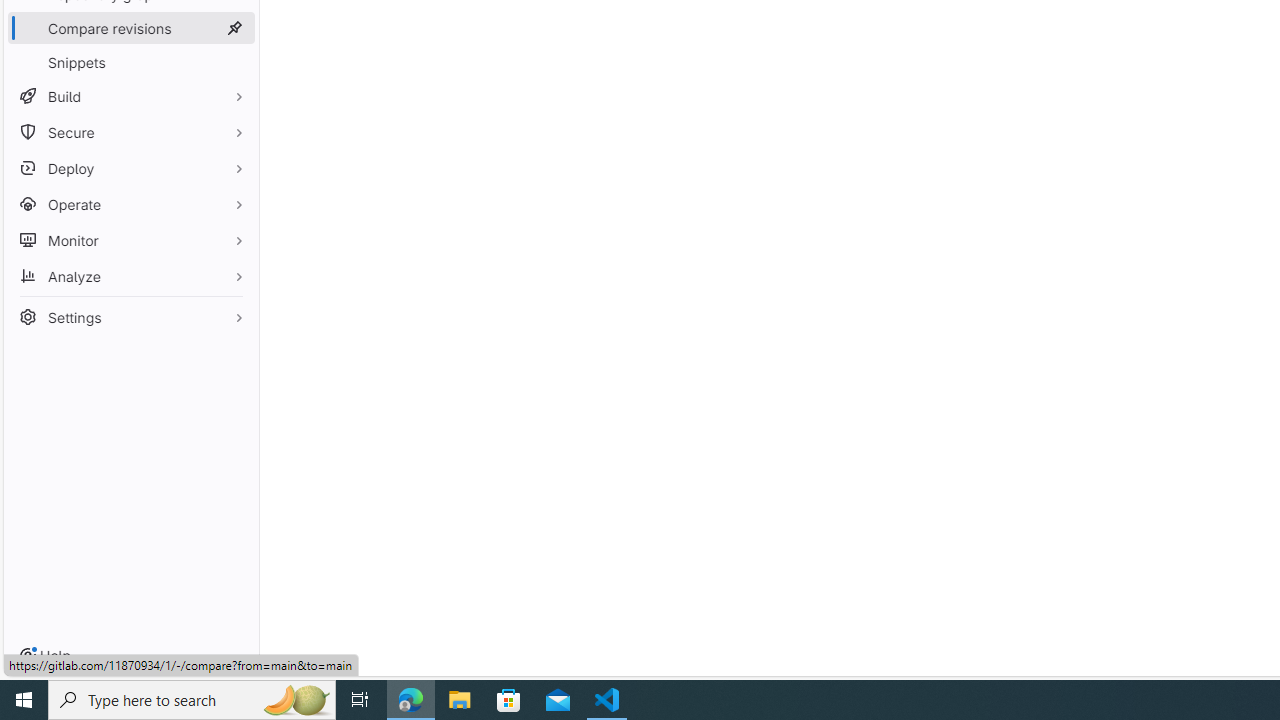 The height and width of the screenshot is (720, 1280). I want to click on 'Analyze', so click(130, 276).